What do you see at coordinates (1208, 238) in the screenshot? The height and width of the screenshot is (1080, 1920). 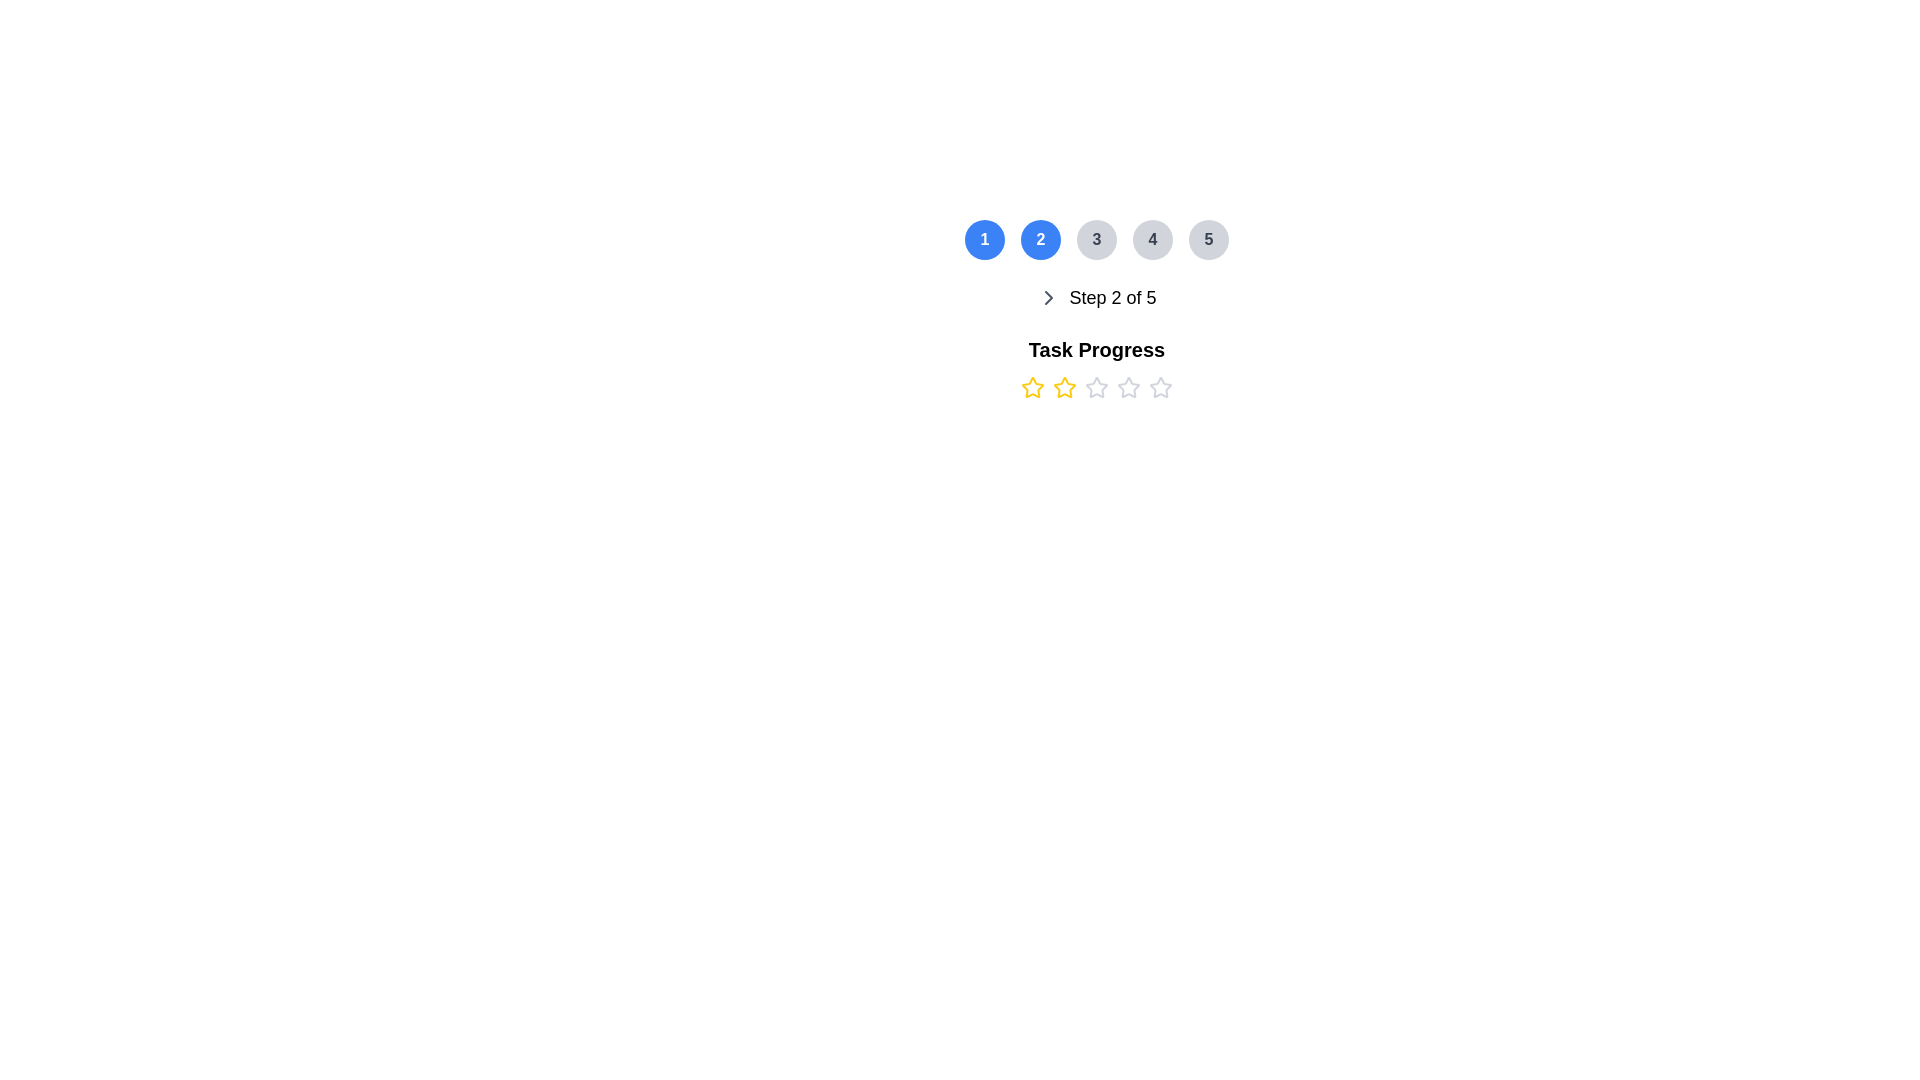 I see `the button labeled '5' which is the last item in a horizontal sequence of buttons under 'Step 2 of 5'` at bounding box center [1208, 238].